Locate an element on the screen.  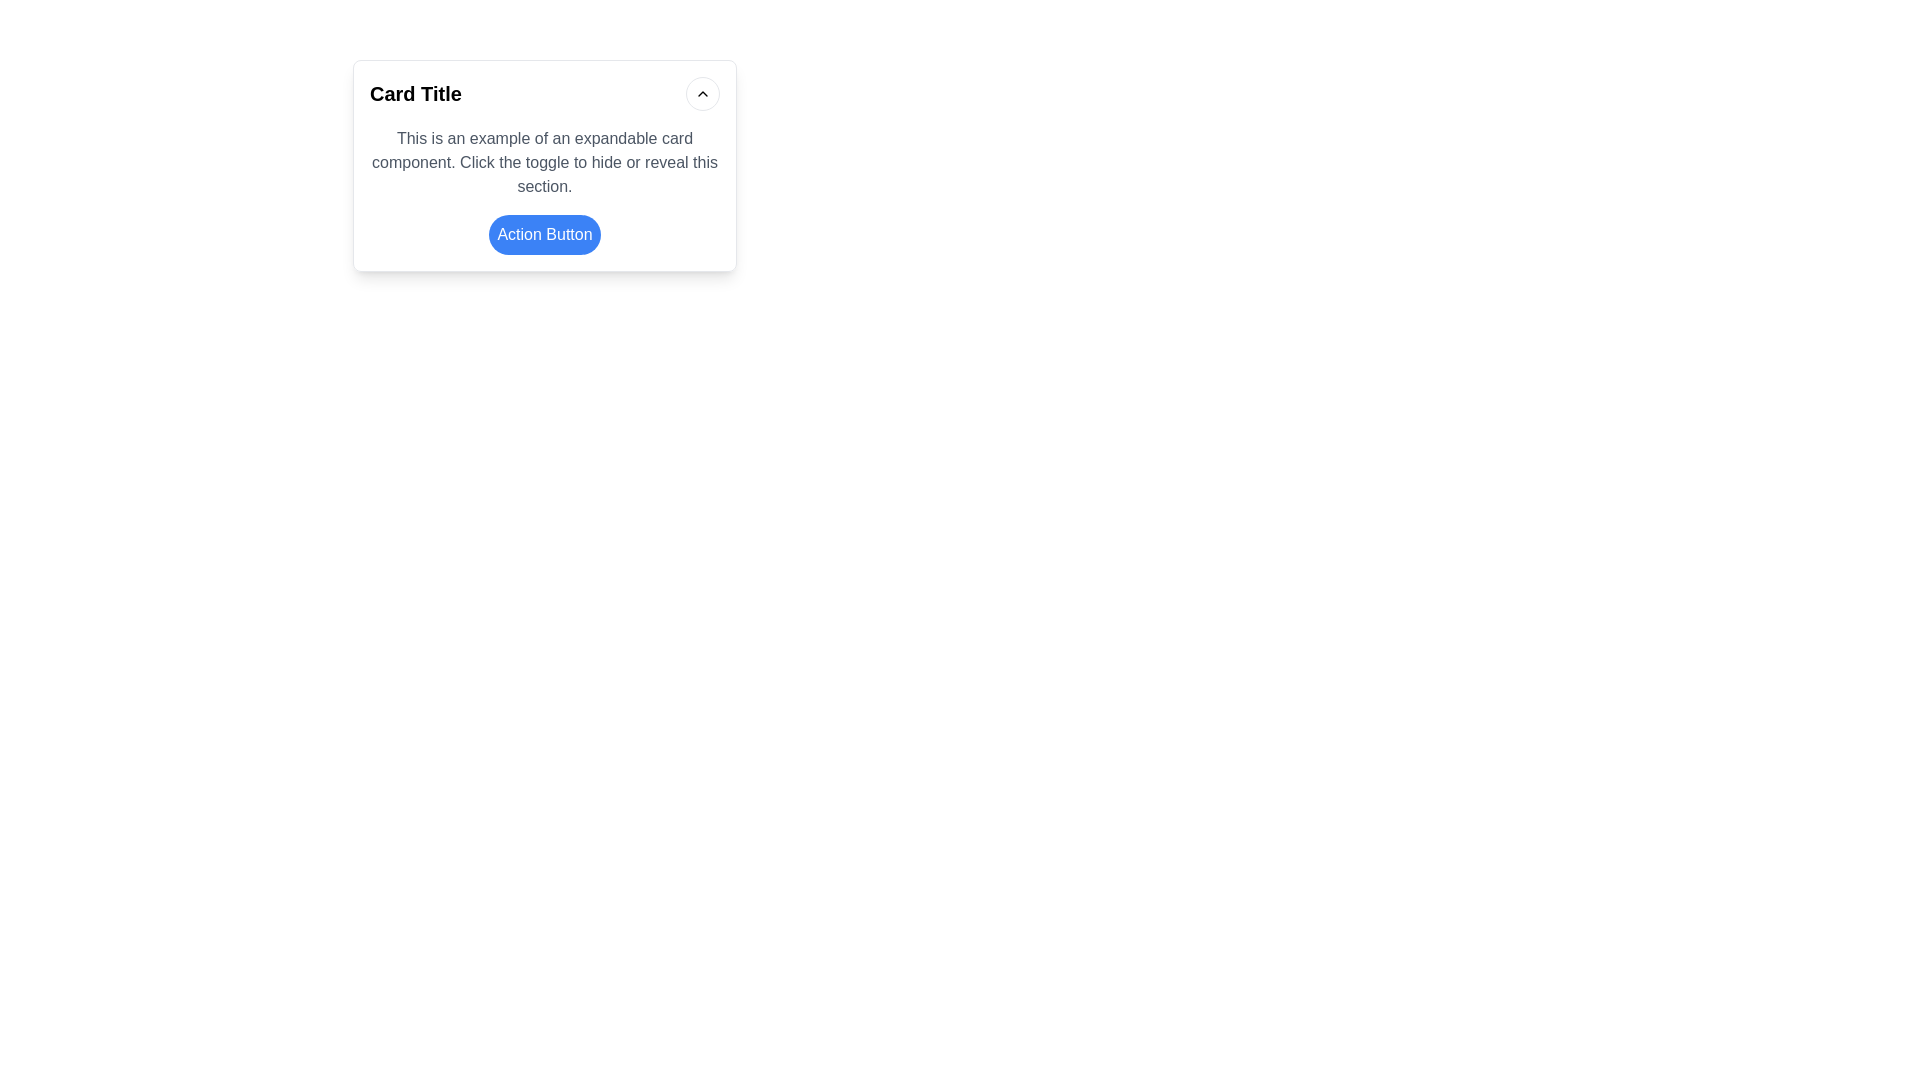
the chevron-shaped upward arrow icon within the circular button located in the top-right corner of the card is located at coordinates (702, 93).